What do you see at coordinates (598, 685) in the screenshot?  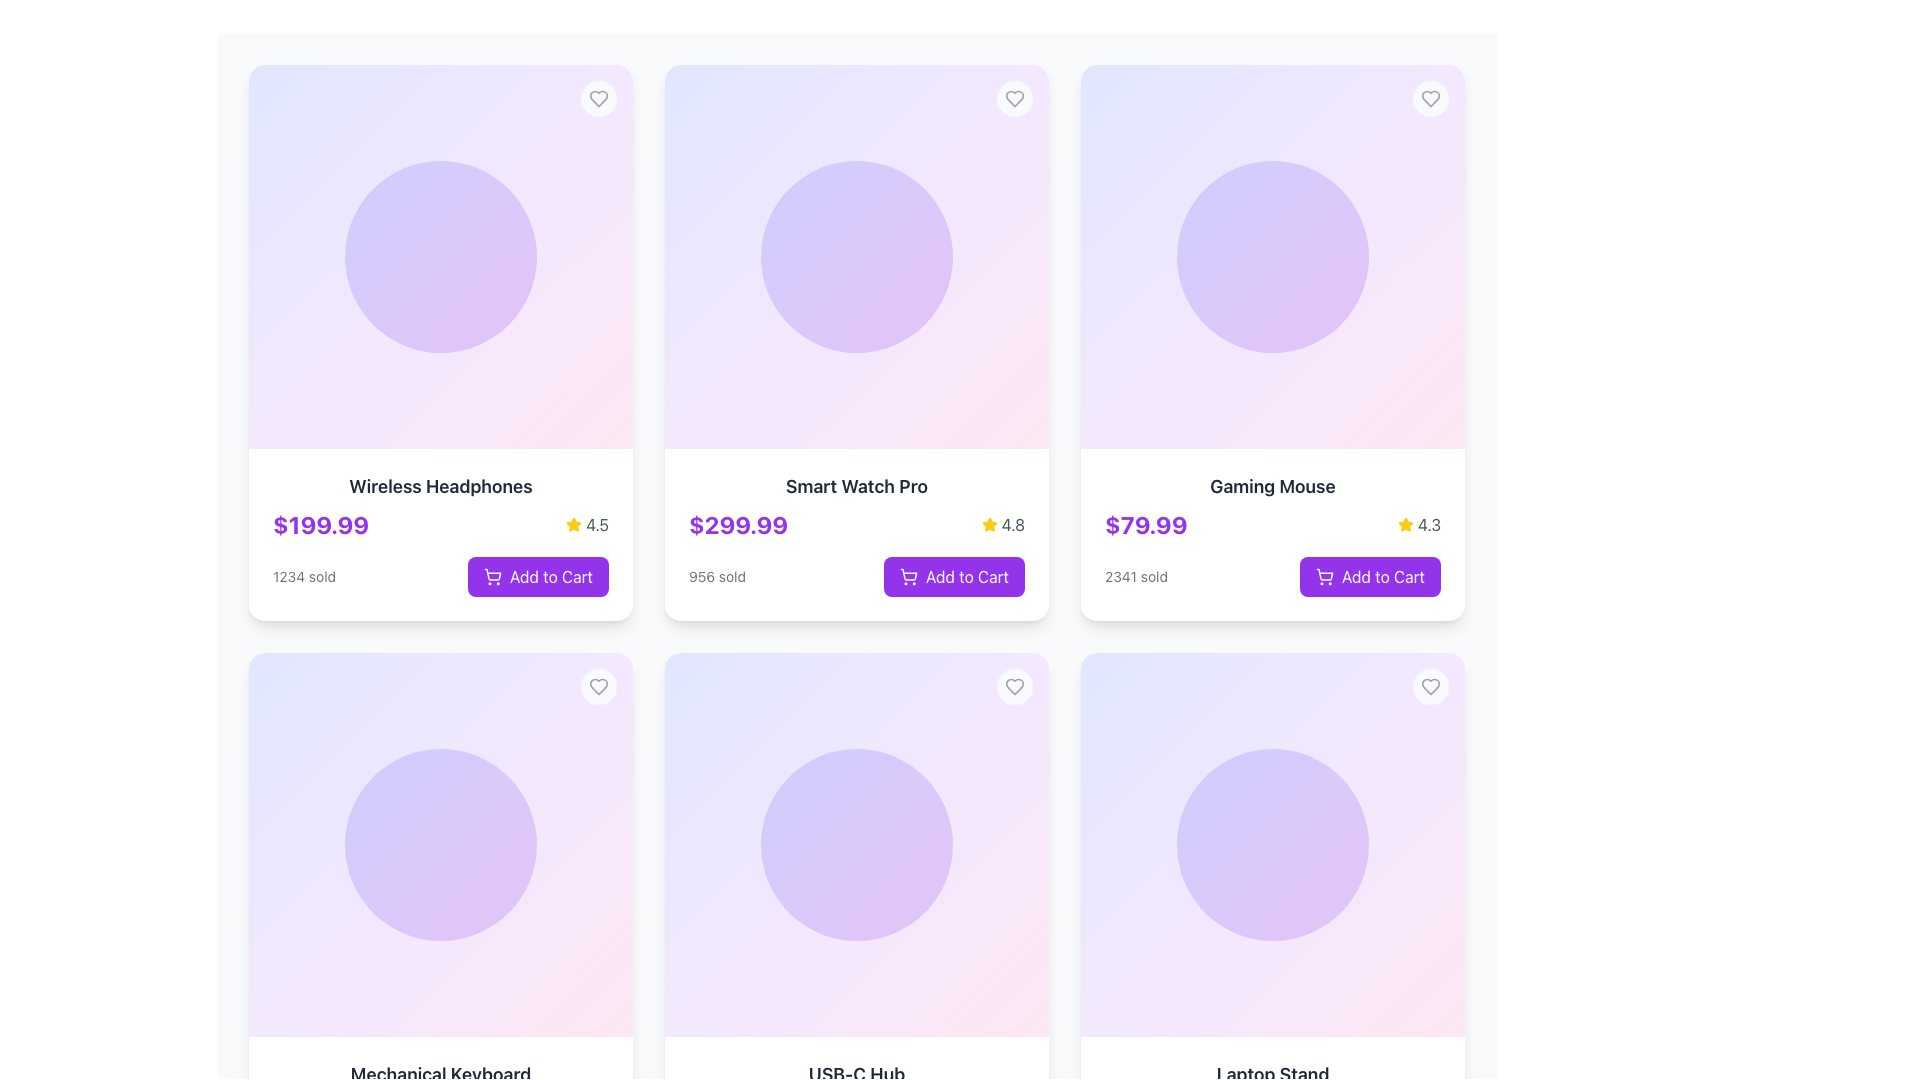 I see `the favorite button located in the top-right corner of the product card in the second row and second column of the grid` at bounding box center [598, 685].